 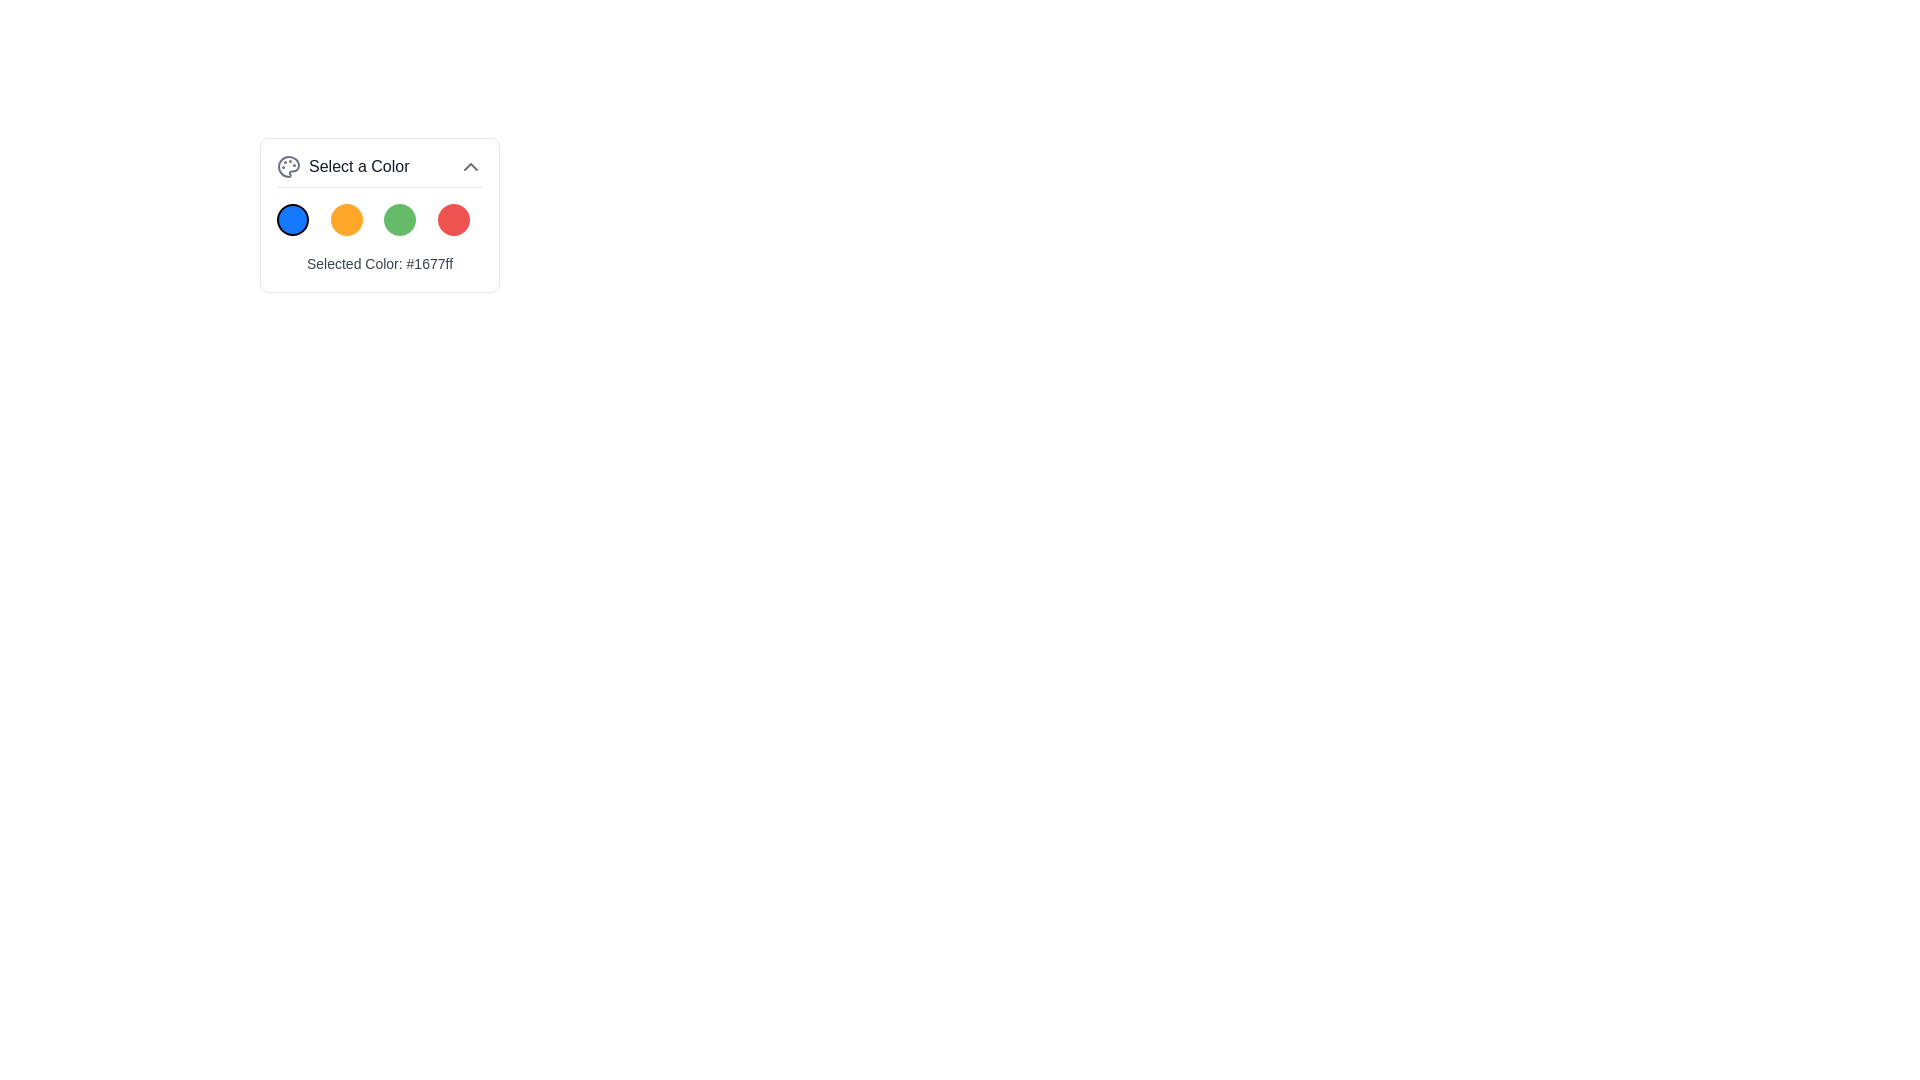 What do you see at coordinates (379, 215) in the screenshot?
I see `the Dropdown Menu labeled 'Select a Color'` at bounding box center [379, 215].